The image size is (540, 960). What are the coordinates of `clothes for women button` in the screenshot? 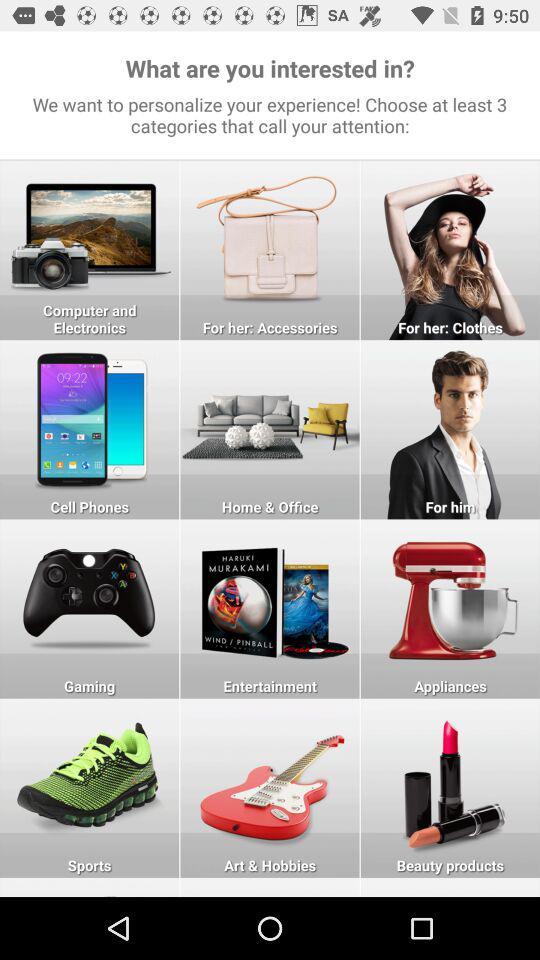 It's located at (450, 249).